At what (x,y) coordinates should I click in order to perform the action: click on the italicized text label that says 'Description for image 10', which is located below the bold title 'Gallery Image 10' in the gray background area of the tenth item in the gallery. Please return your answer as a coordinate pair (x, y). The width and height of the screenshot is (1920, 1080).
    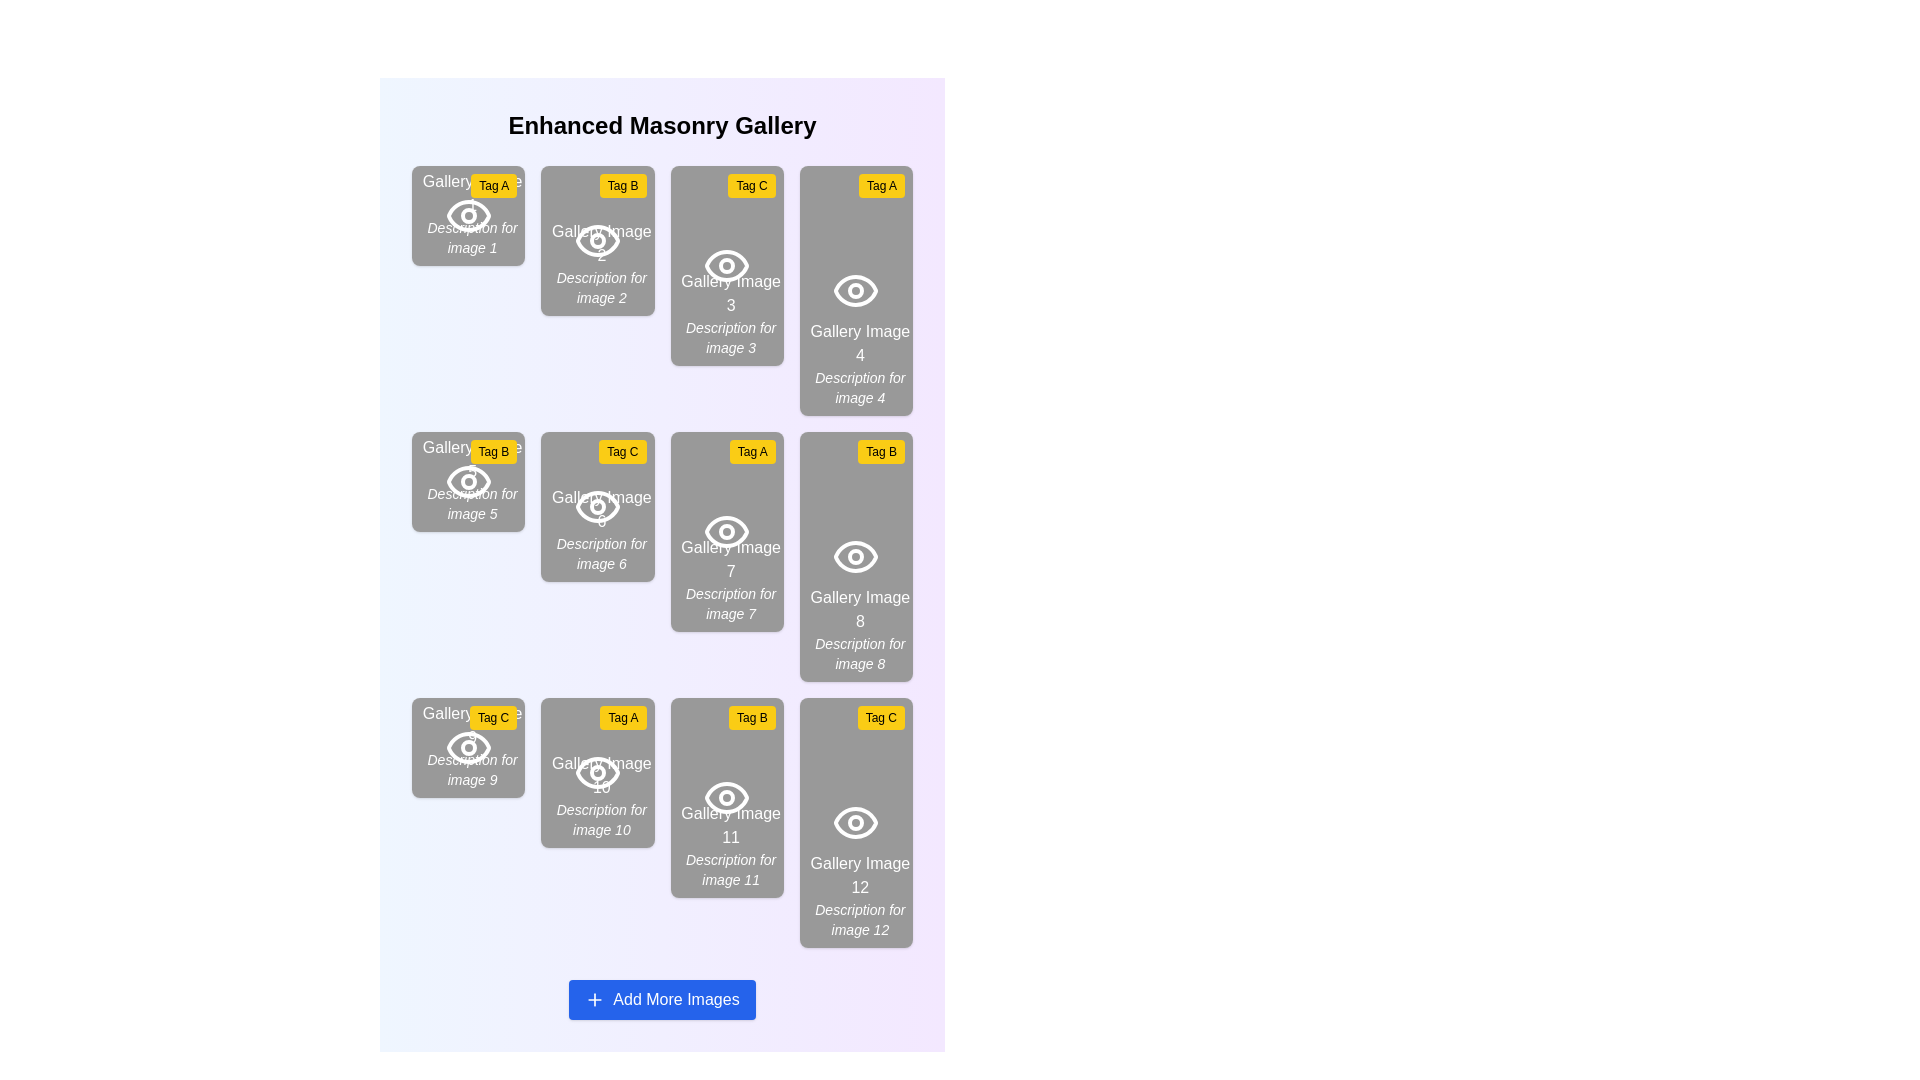
    Looking at the image, I should click on (600, 820).